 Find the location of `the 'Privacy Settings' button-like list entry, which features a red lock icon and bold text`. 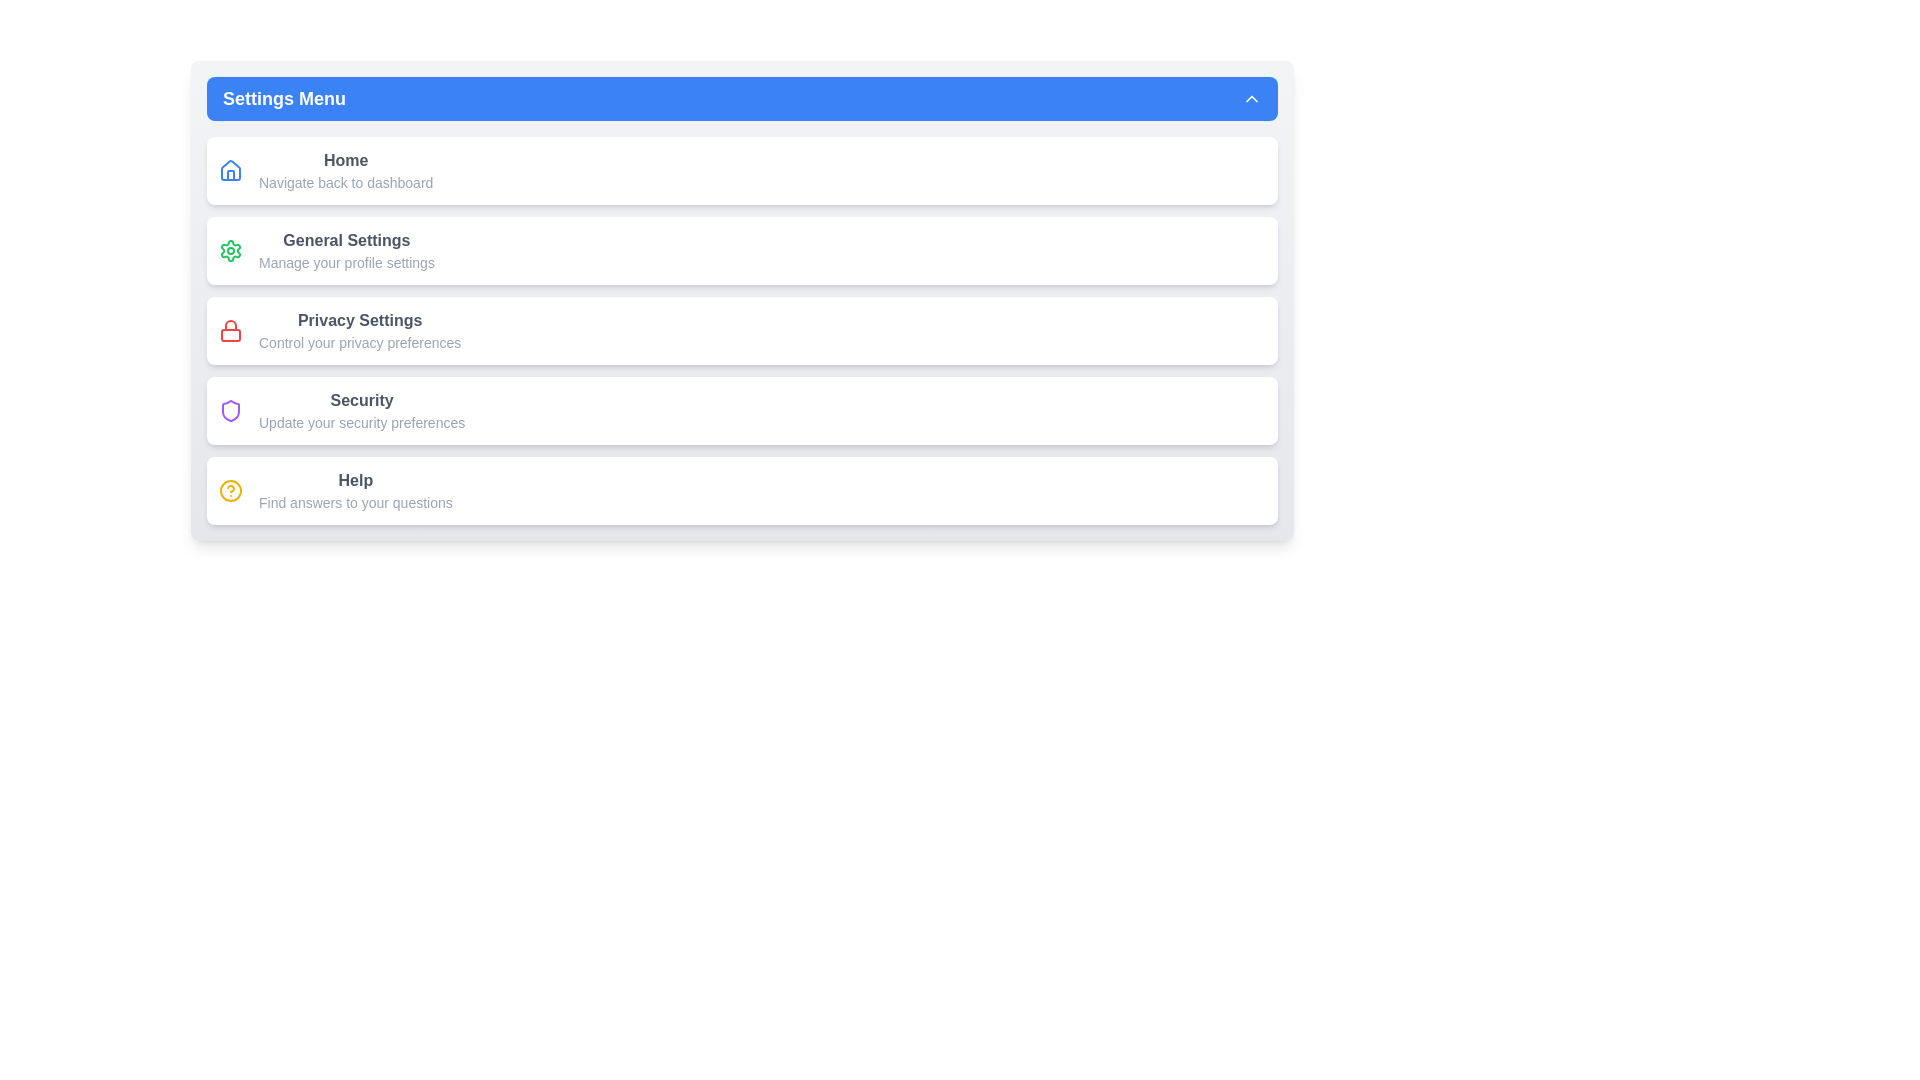

the 'Privacy Settings' button-like list entry, which features a red lock icon and bold text is located at coordinates (741, 330).